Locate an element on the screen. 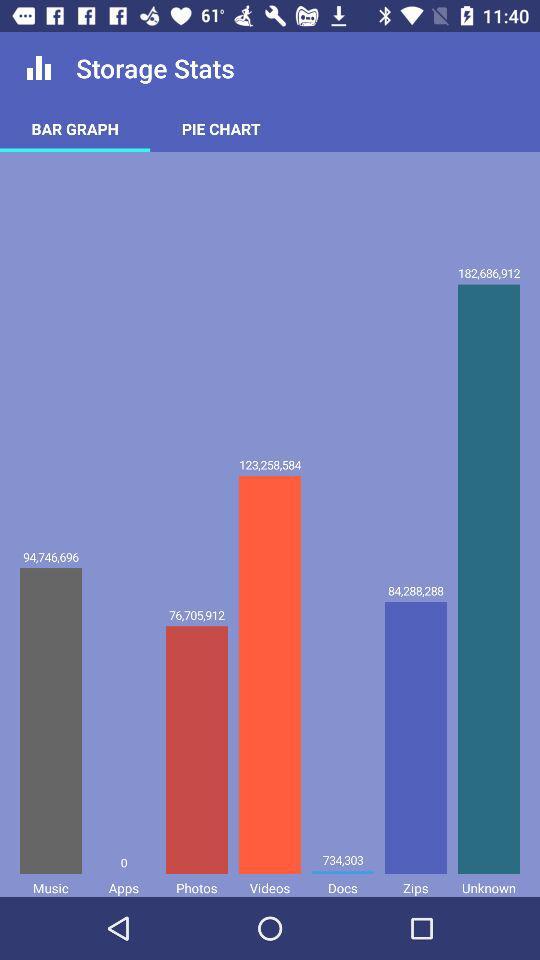  the item next to bar graph is located at coordinates (220, 127).